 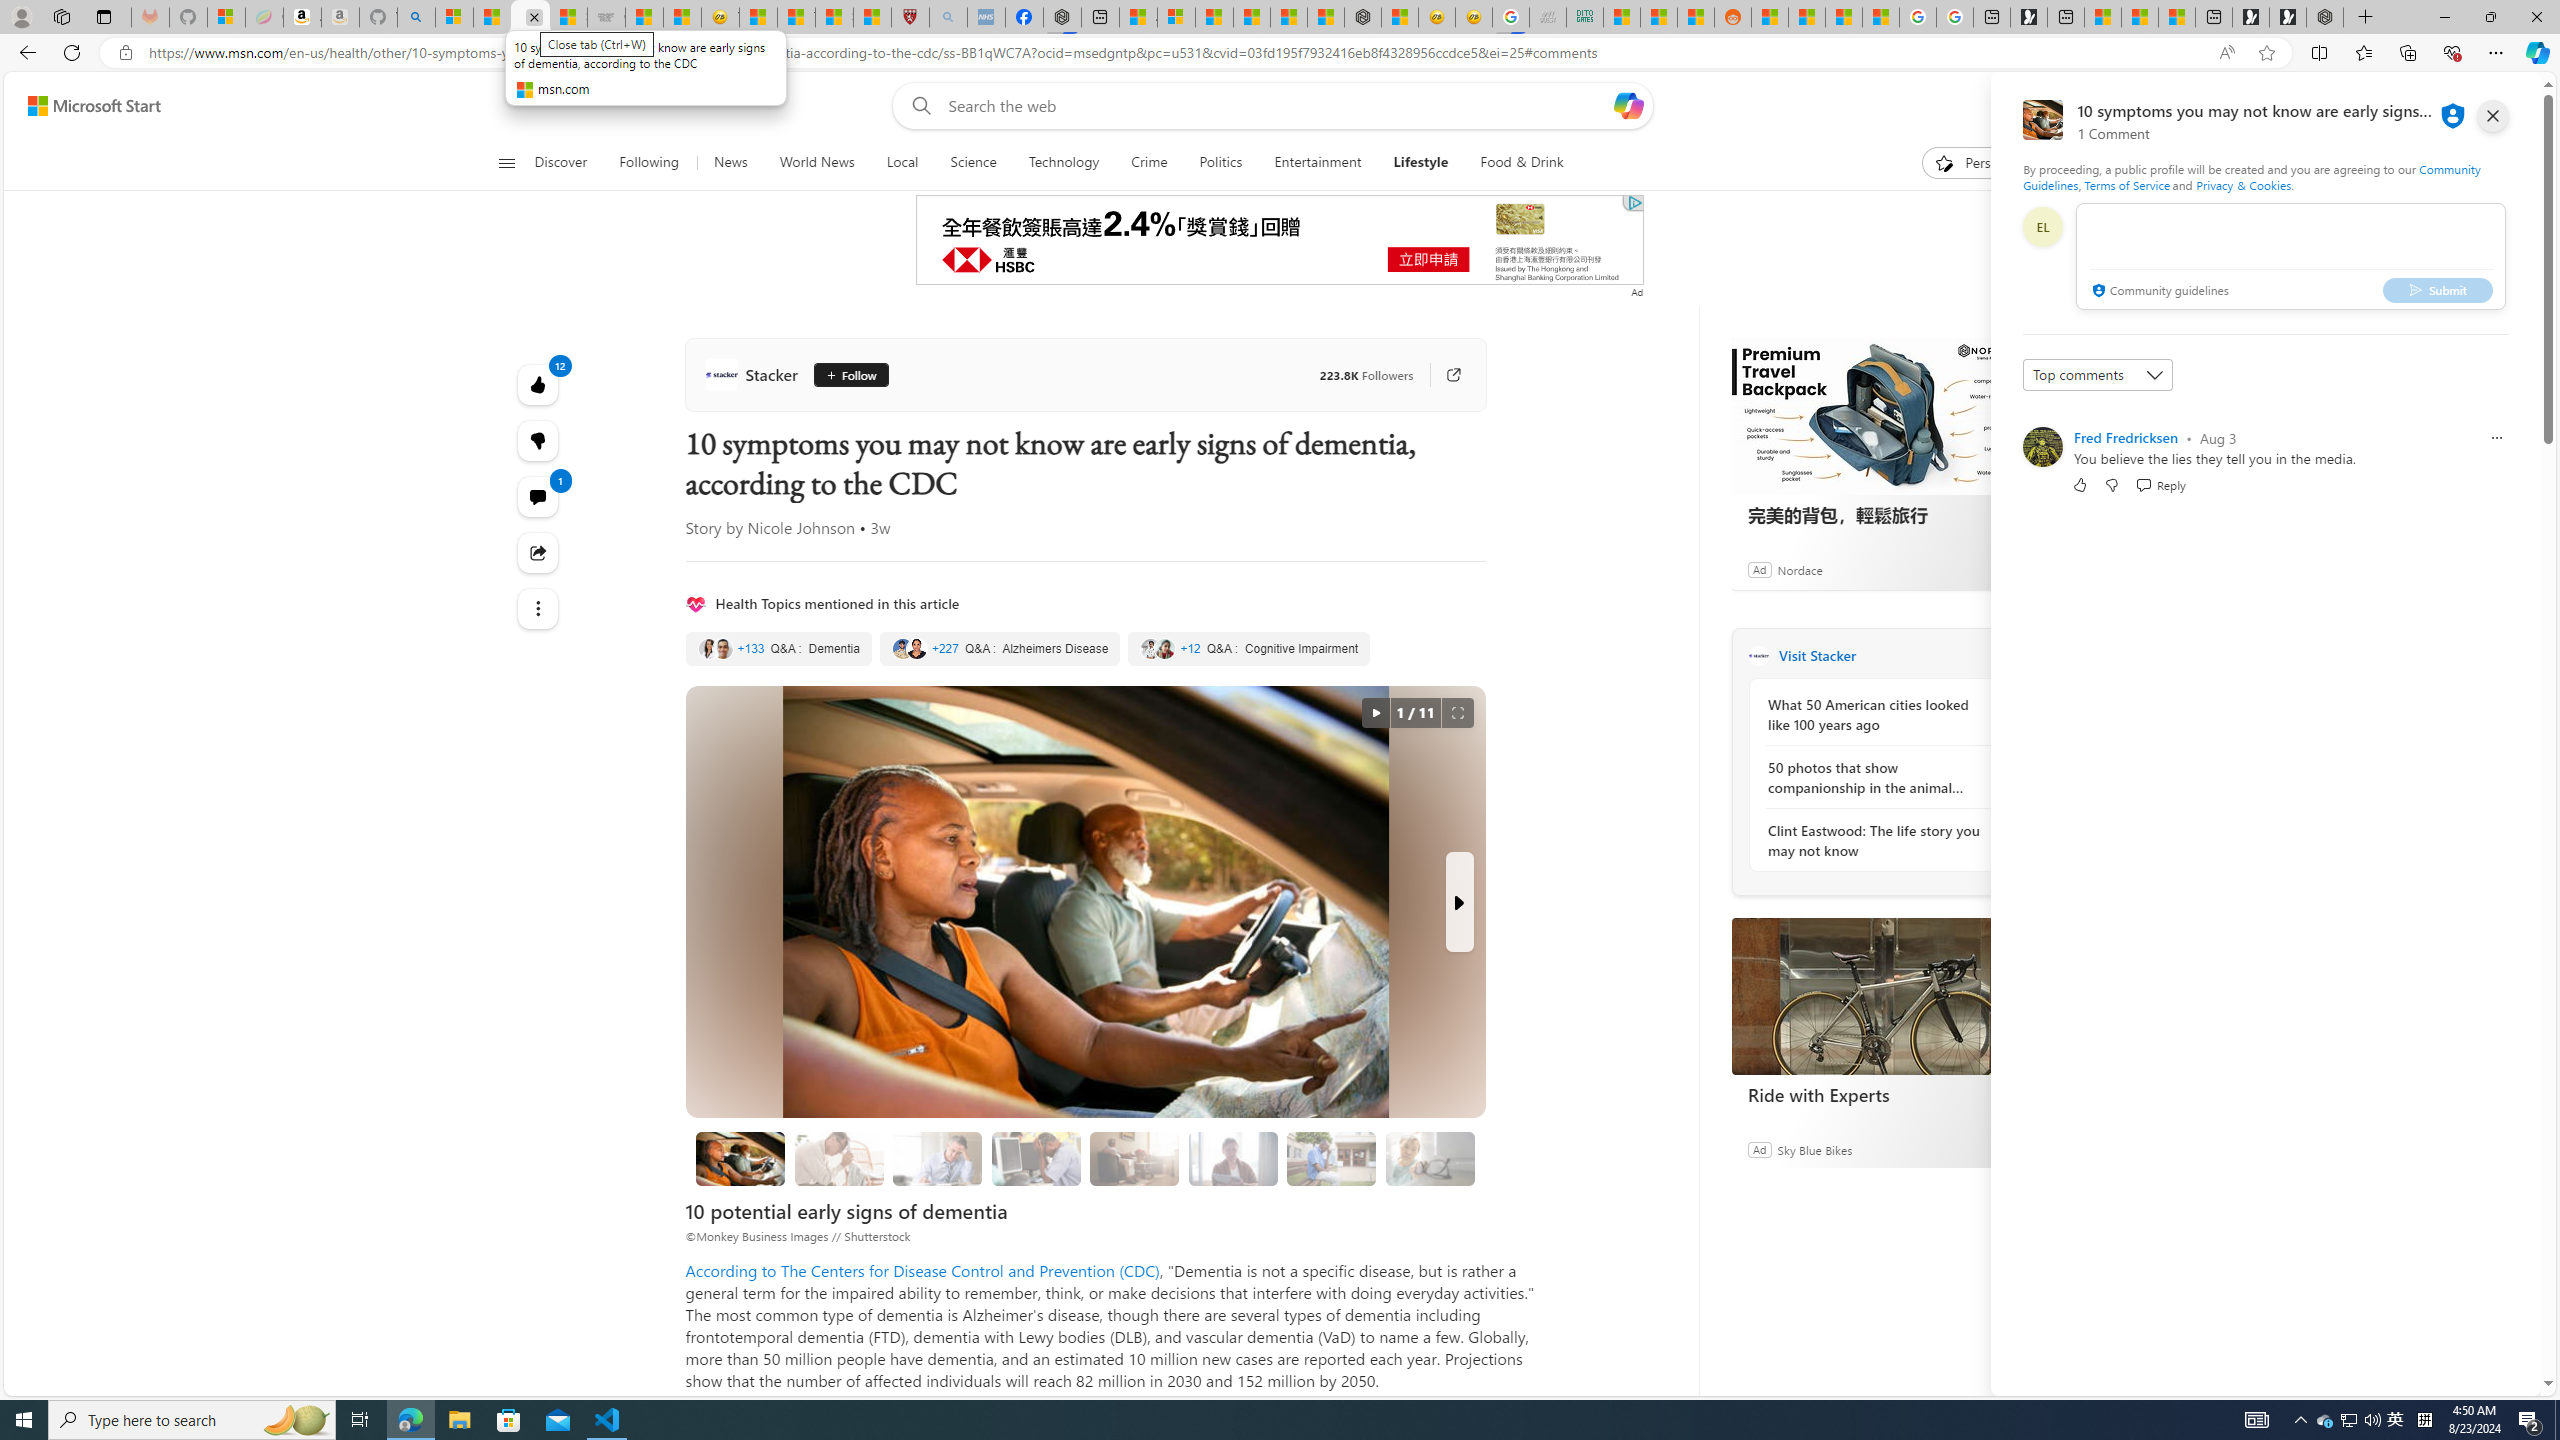 I want to click on 'Robert H. Shmerling, MD - Harvard Health', so click(x=909, y=16).